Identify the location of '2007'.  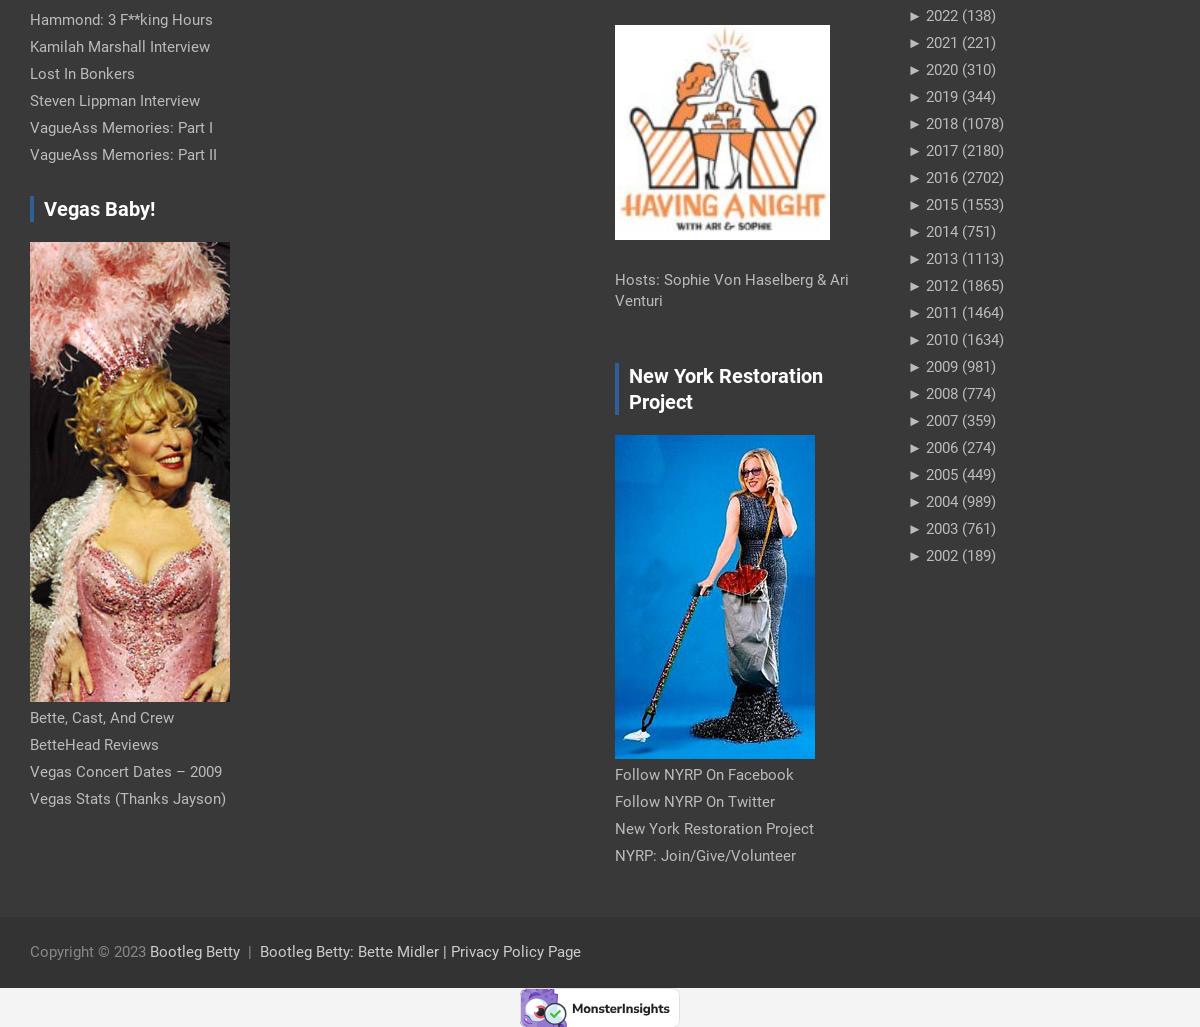
(942, 419).